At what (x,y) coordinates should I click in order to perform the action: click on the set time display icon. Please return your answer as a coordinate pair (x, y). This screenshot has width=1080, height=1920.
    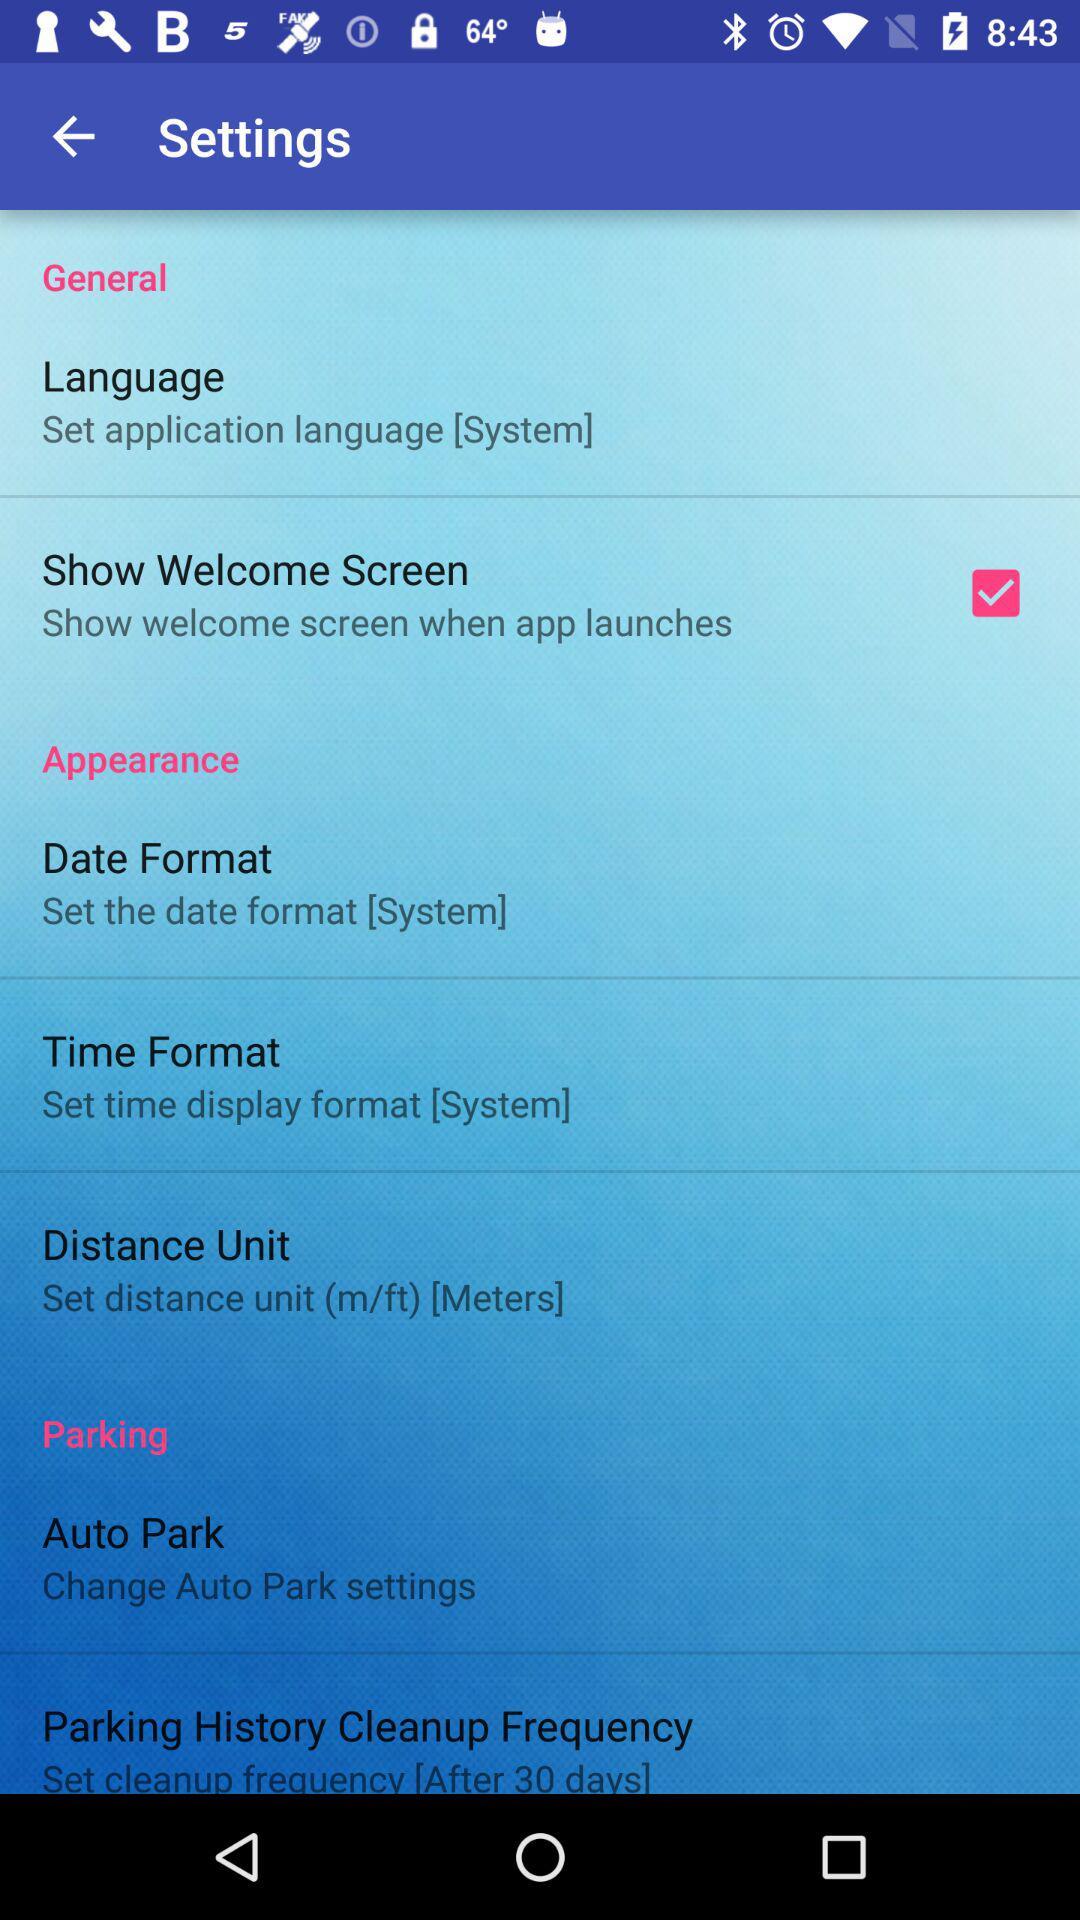
    Looking at the image, I should click on (306, 1102).